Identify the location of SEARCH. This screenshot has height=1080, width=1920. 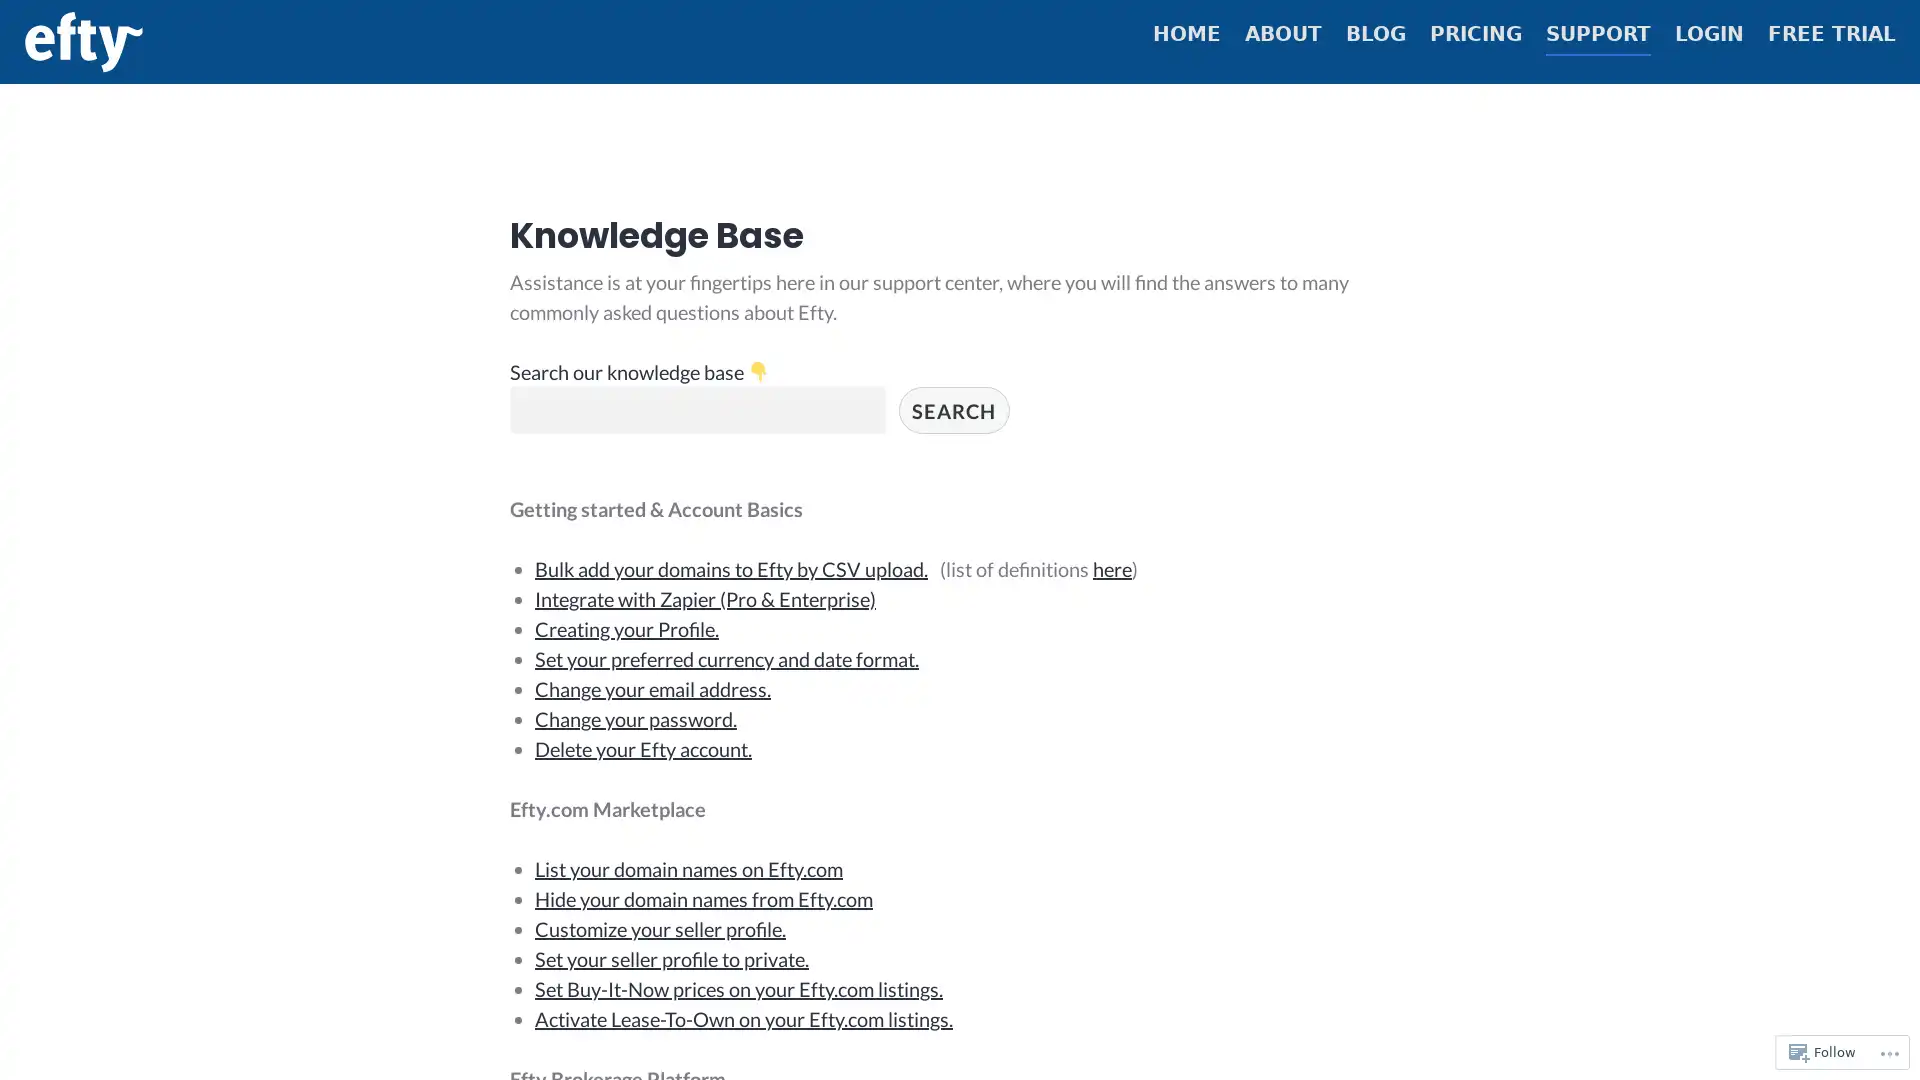
(953, 425).